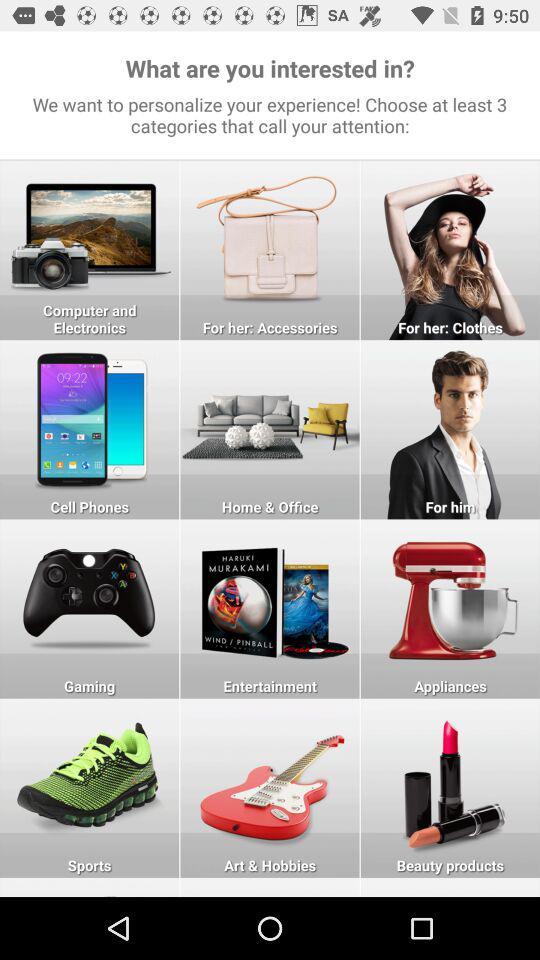 The image size is (540, 960). What do you see at coordinates (270, 429) in the screenshot?
I see `interest` at bounding box center [270, 429].